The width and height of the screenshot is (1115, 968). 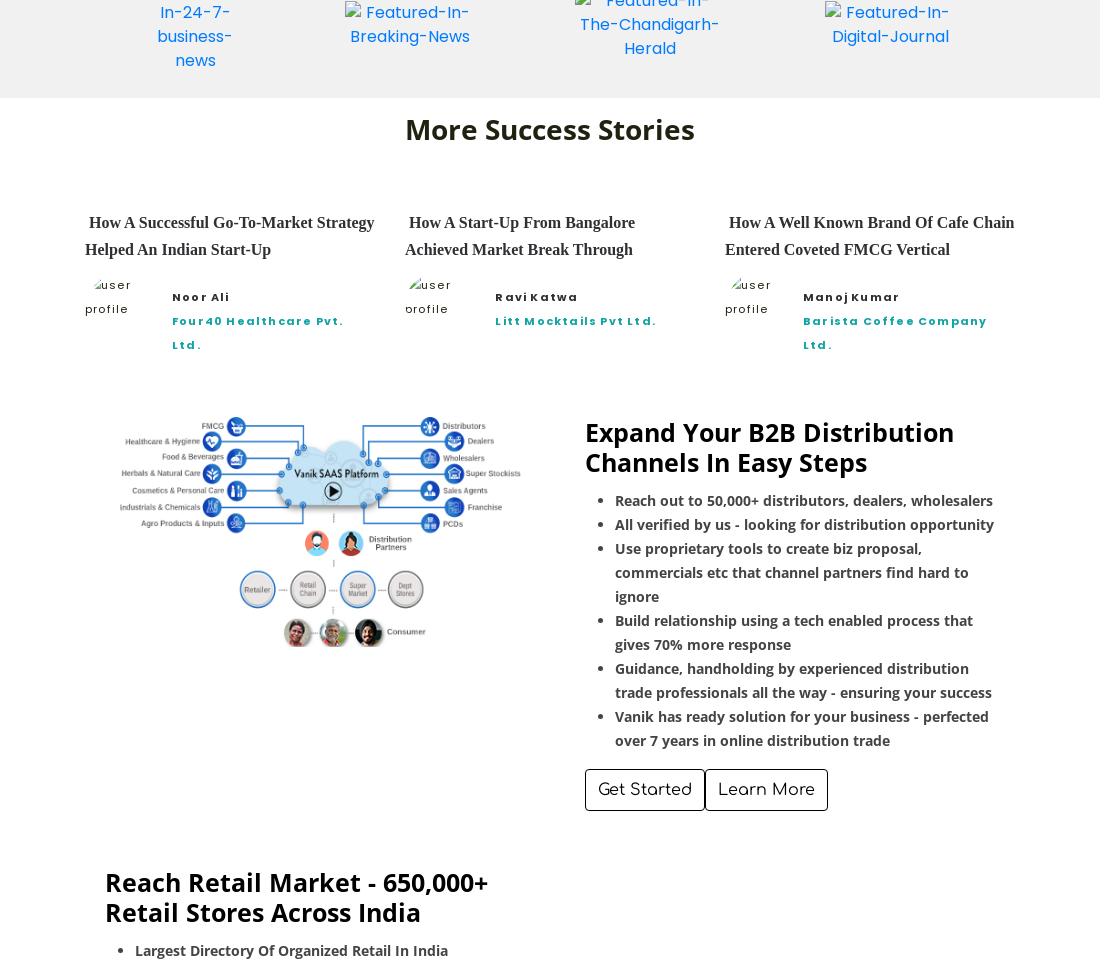 I want to click on 'Get Started', so click(x=644, y=788).